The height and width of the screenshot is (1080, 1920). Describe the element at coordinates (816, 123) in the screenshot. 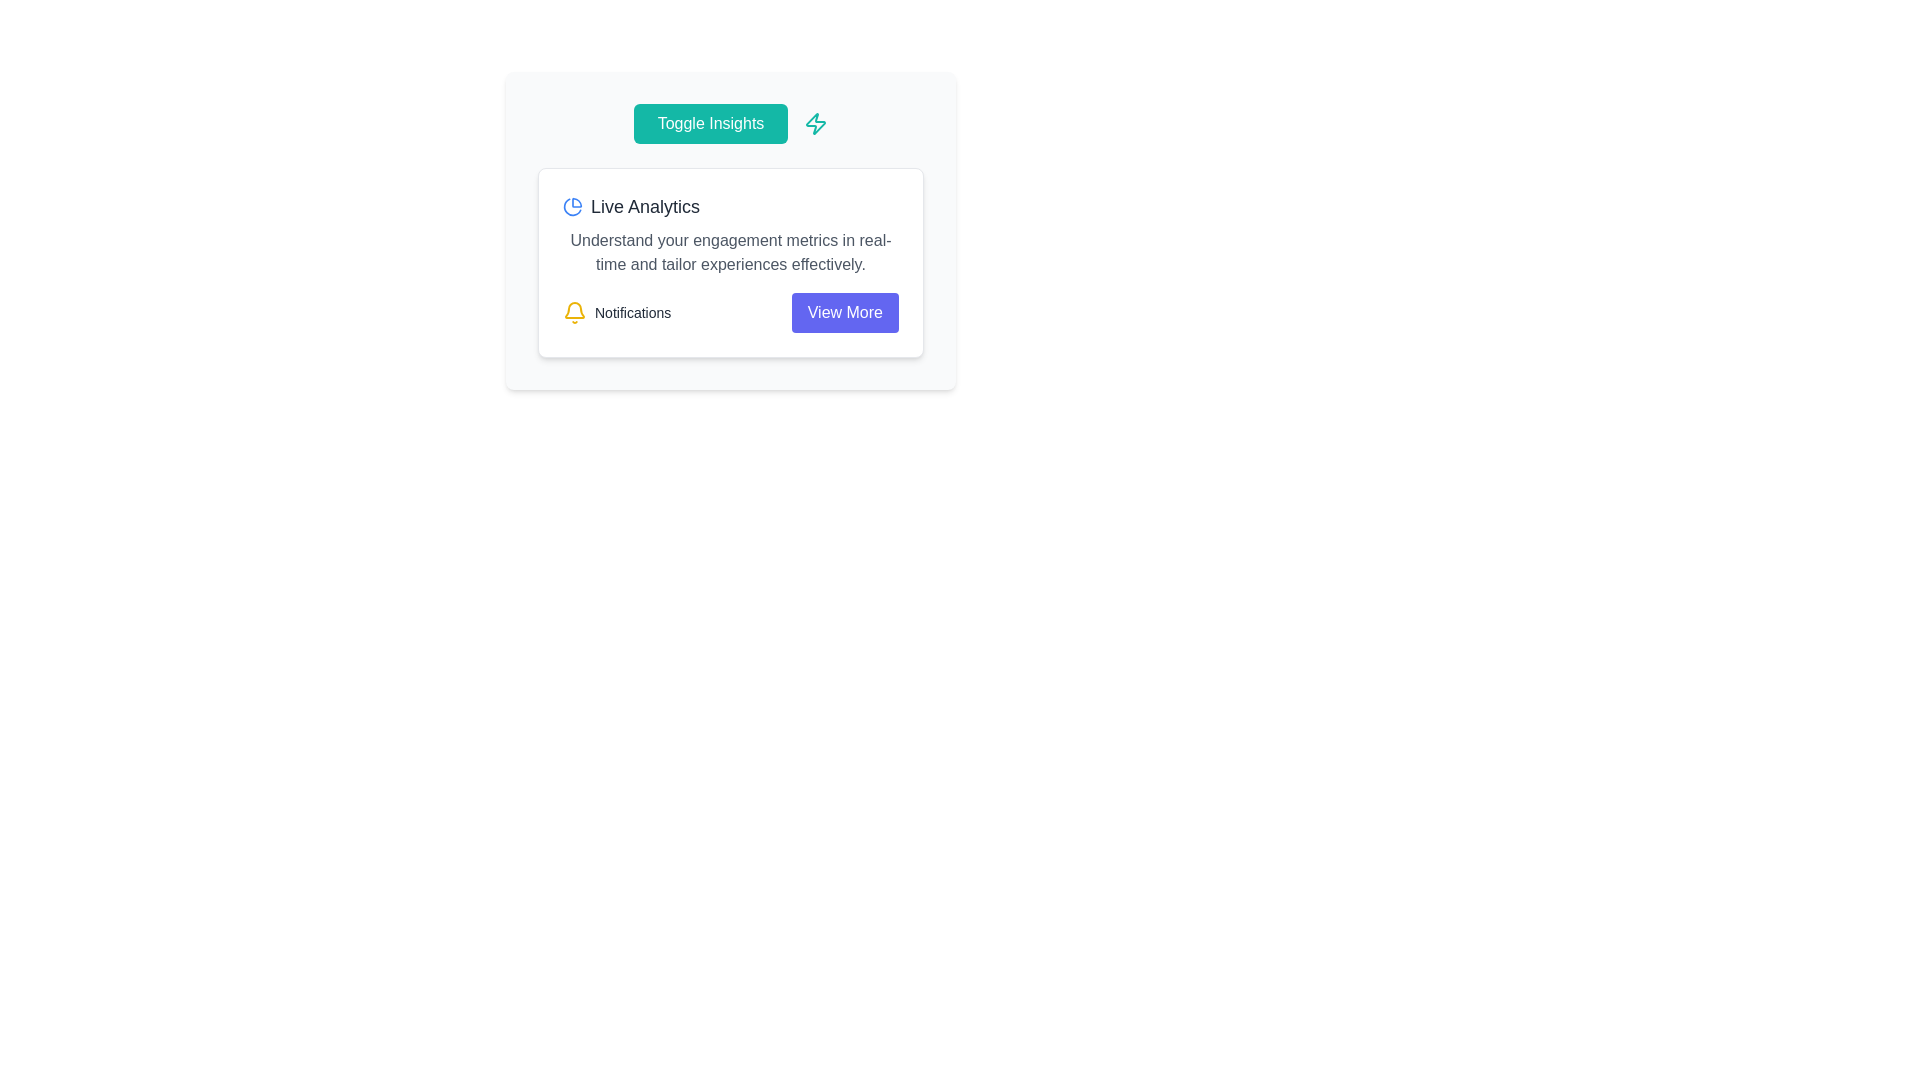

I see `the visual state of the lightning icon located to the right of the 'Toggle Insights' button, aligned vertically at the center of the button` at that location.